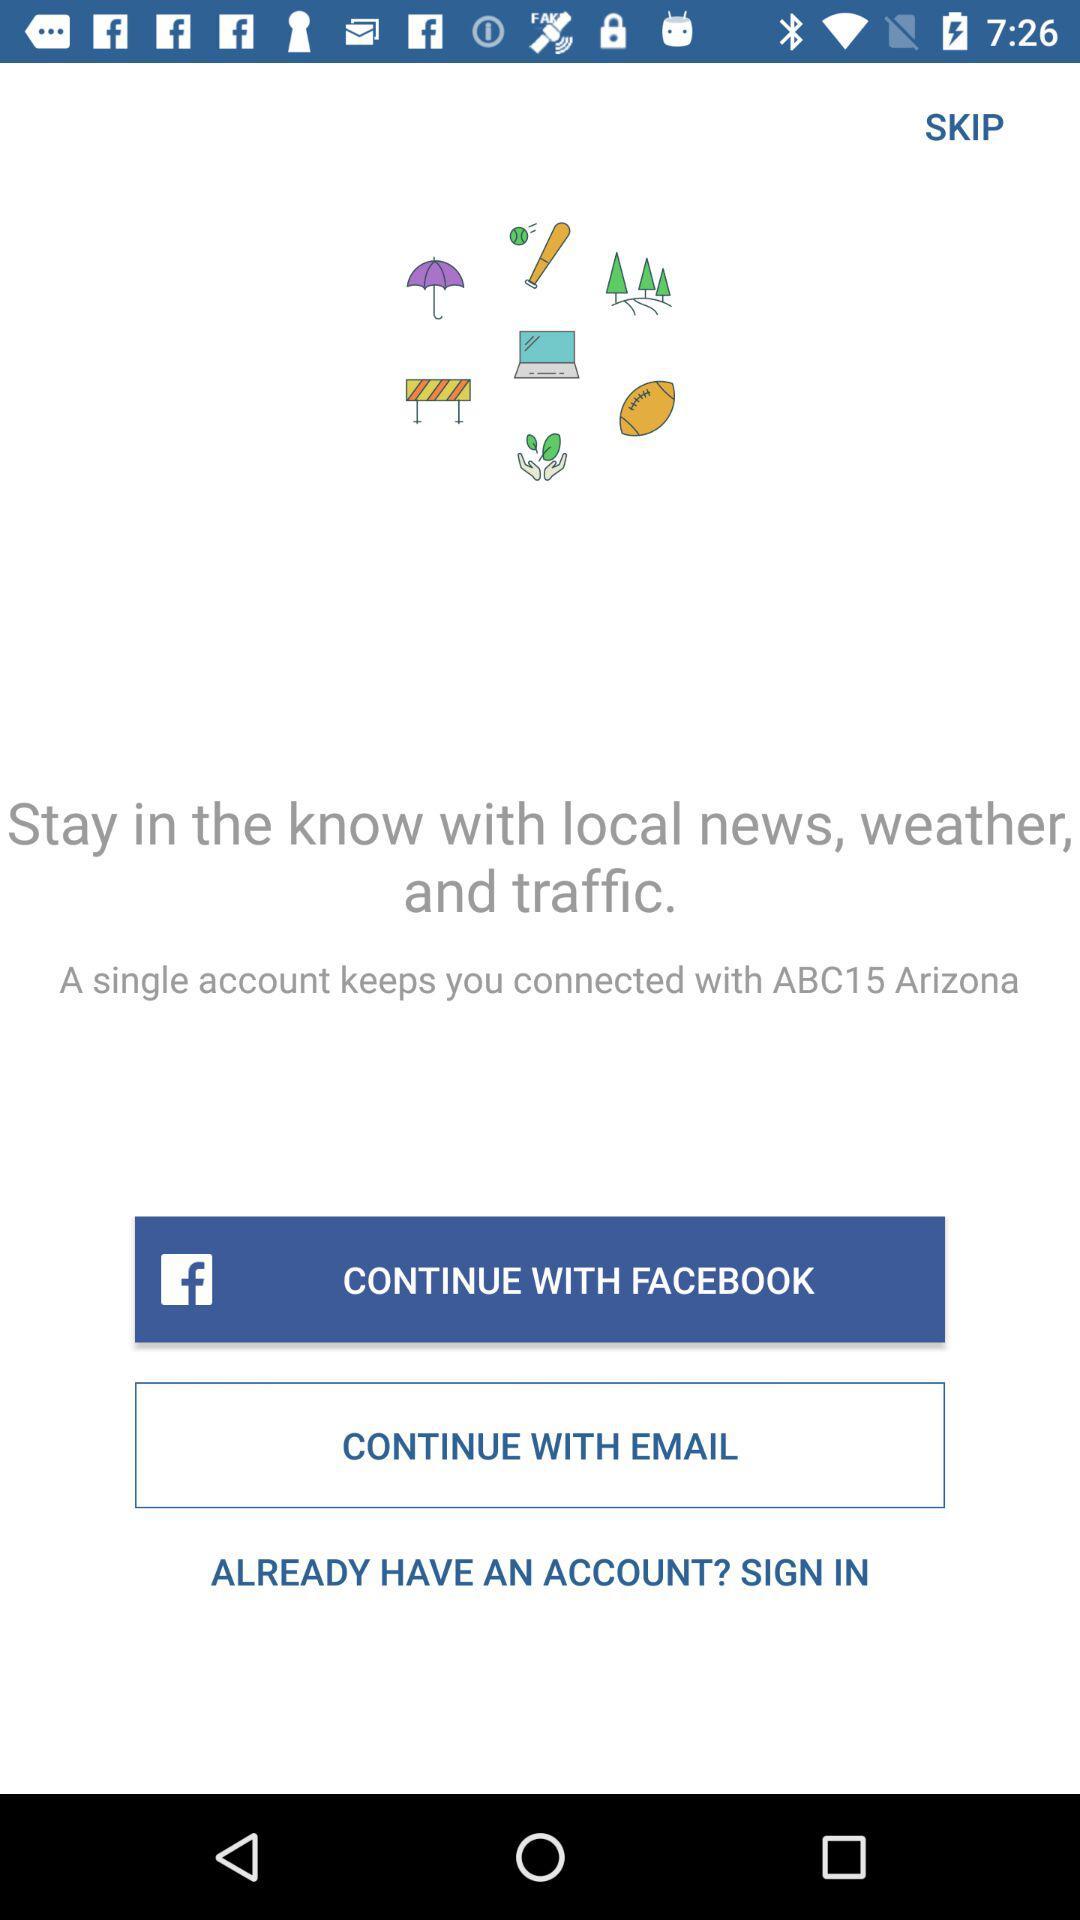  I want to click on icon below the continue with email item, so click(540, 1570).